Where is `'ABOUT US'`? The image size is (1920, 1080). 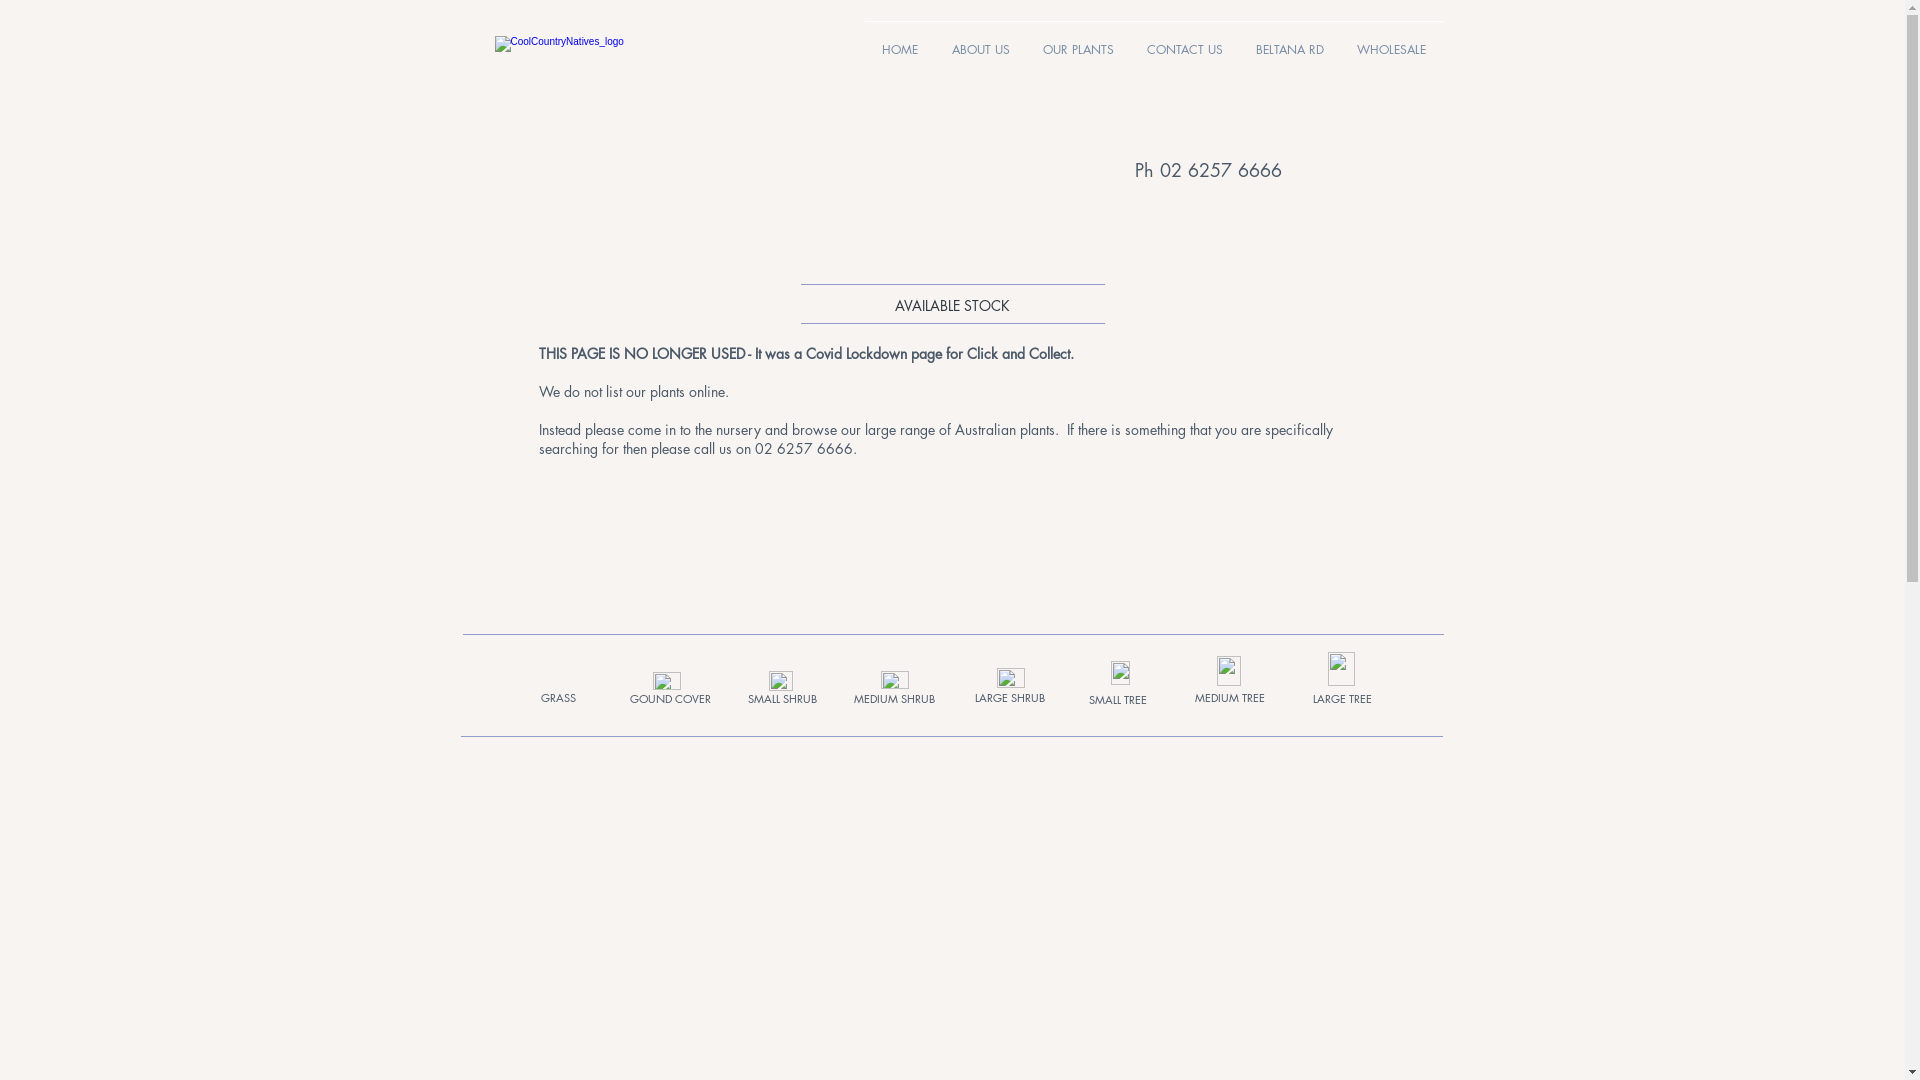 'ABOUT US' is located at coordinates (979, 41).